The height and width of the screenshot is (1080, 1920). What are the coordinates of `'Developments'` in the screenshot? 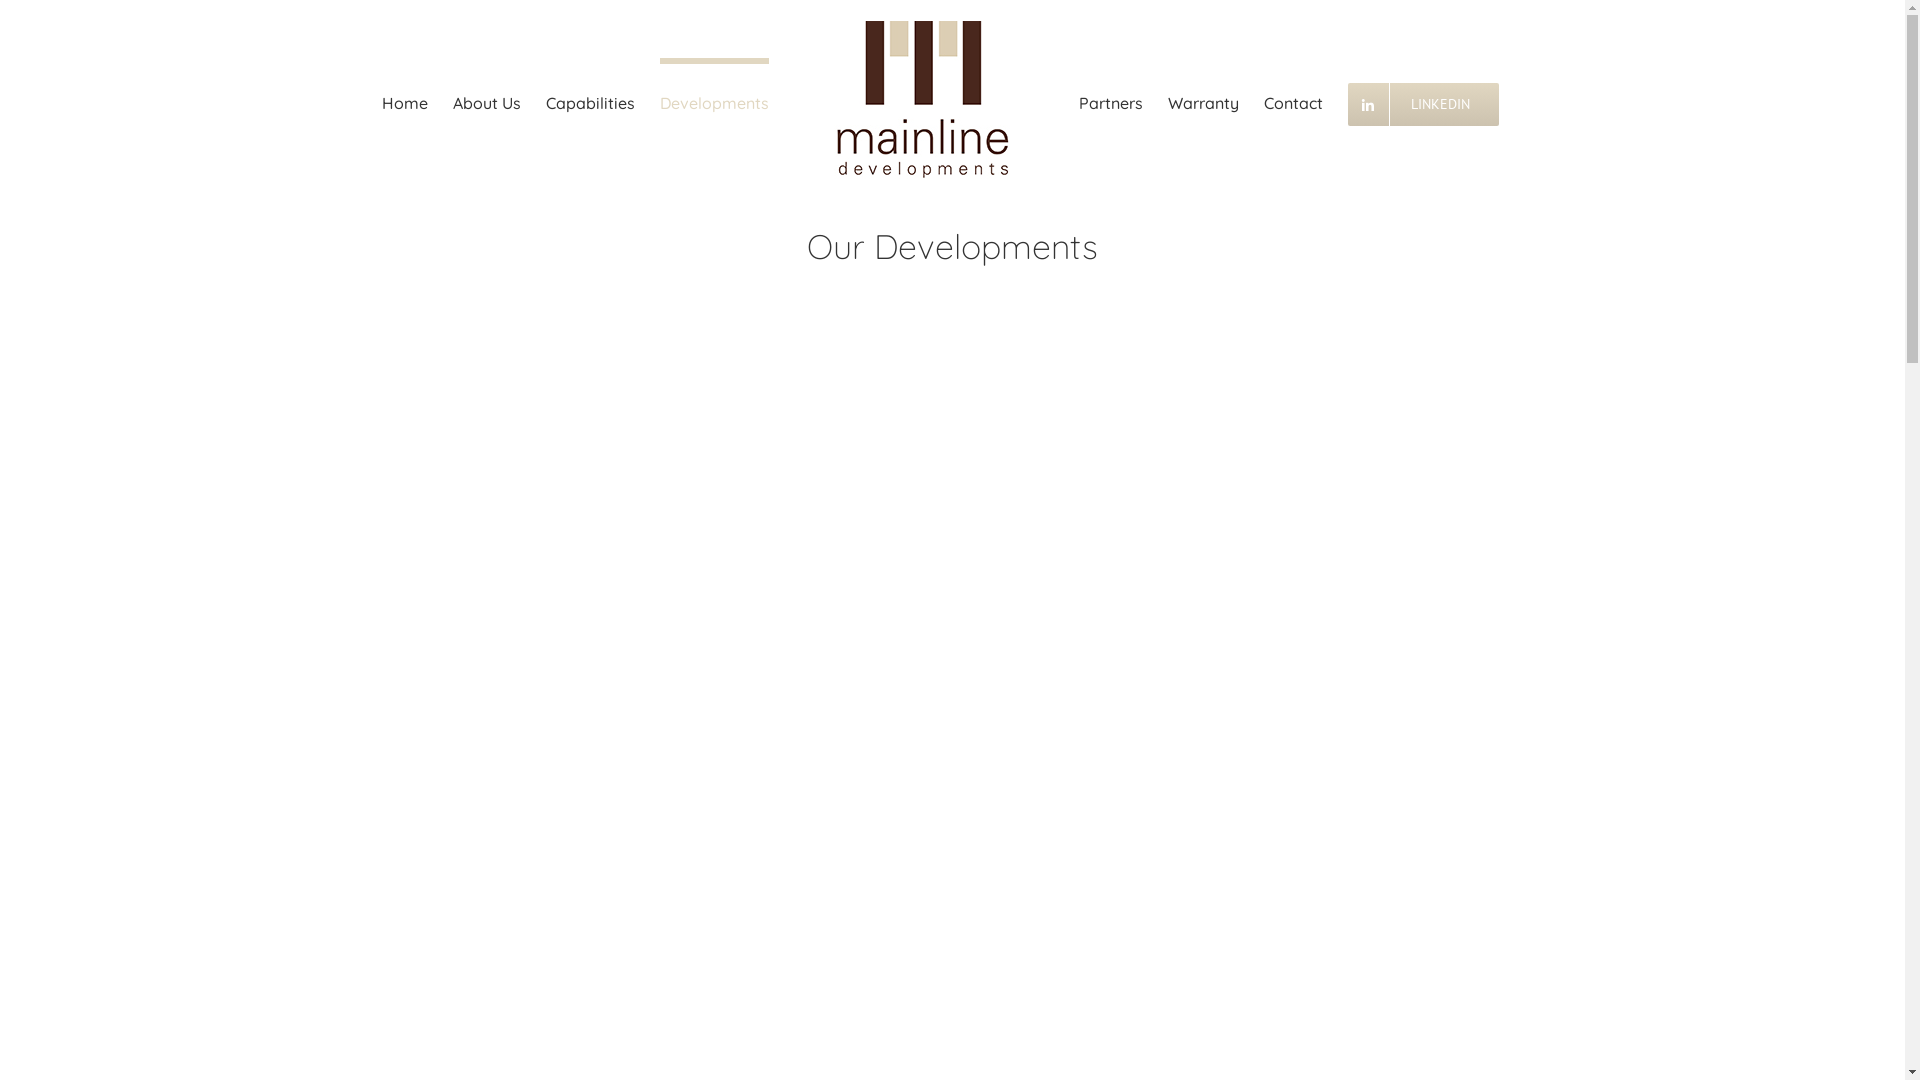 It's located at (714, 100).